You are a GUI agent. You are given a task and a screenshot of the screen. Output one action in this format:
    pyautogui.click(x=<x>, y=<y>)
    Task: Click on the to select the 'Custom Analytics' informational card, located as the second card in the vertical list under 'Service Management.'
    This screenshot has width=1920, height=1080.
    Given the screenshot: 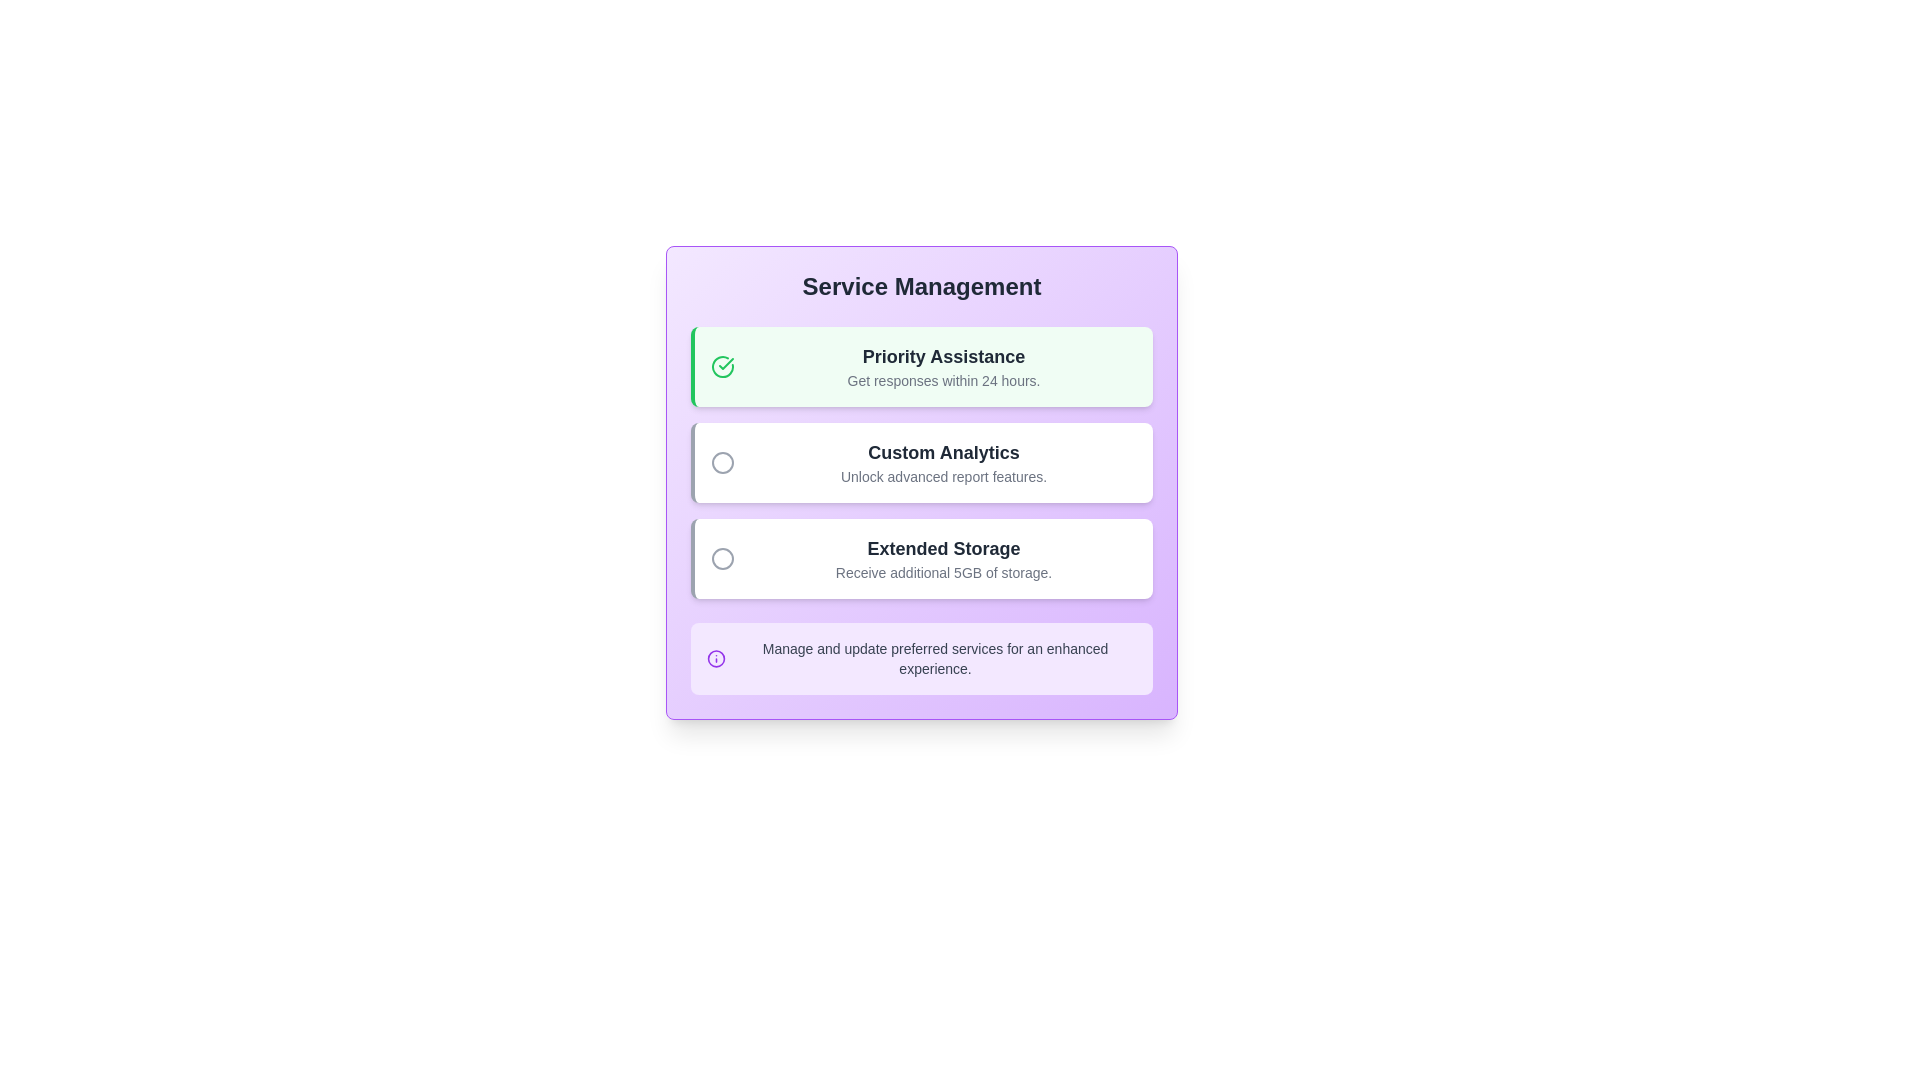 What is the action you would take?
    pyautogui.click(x=920, y=462)
    